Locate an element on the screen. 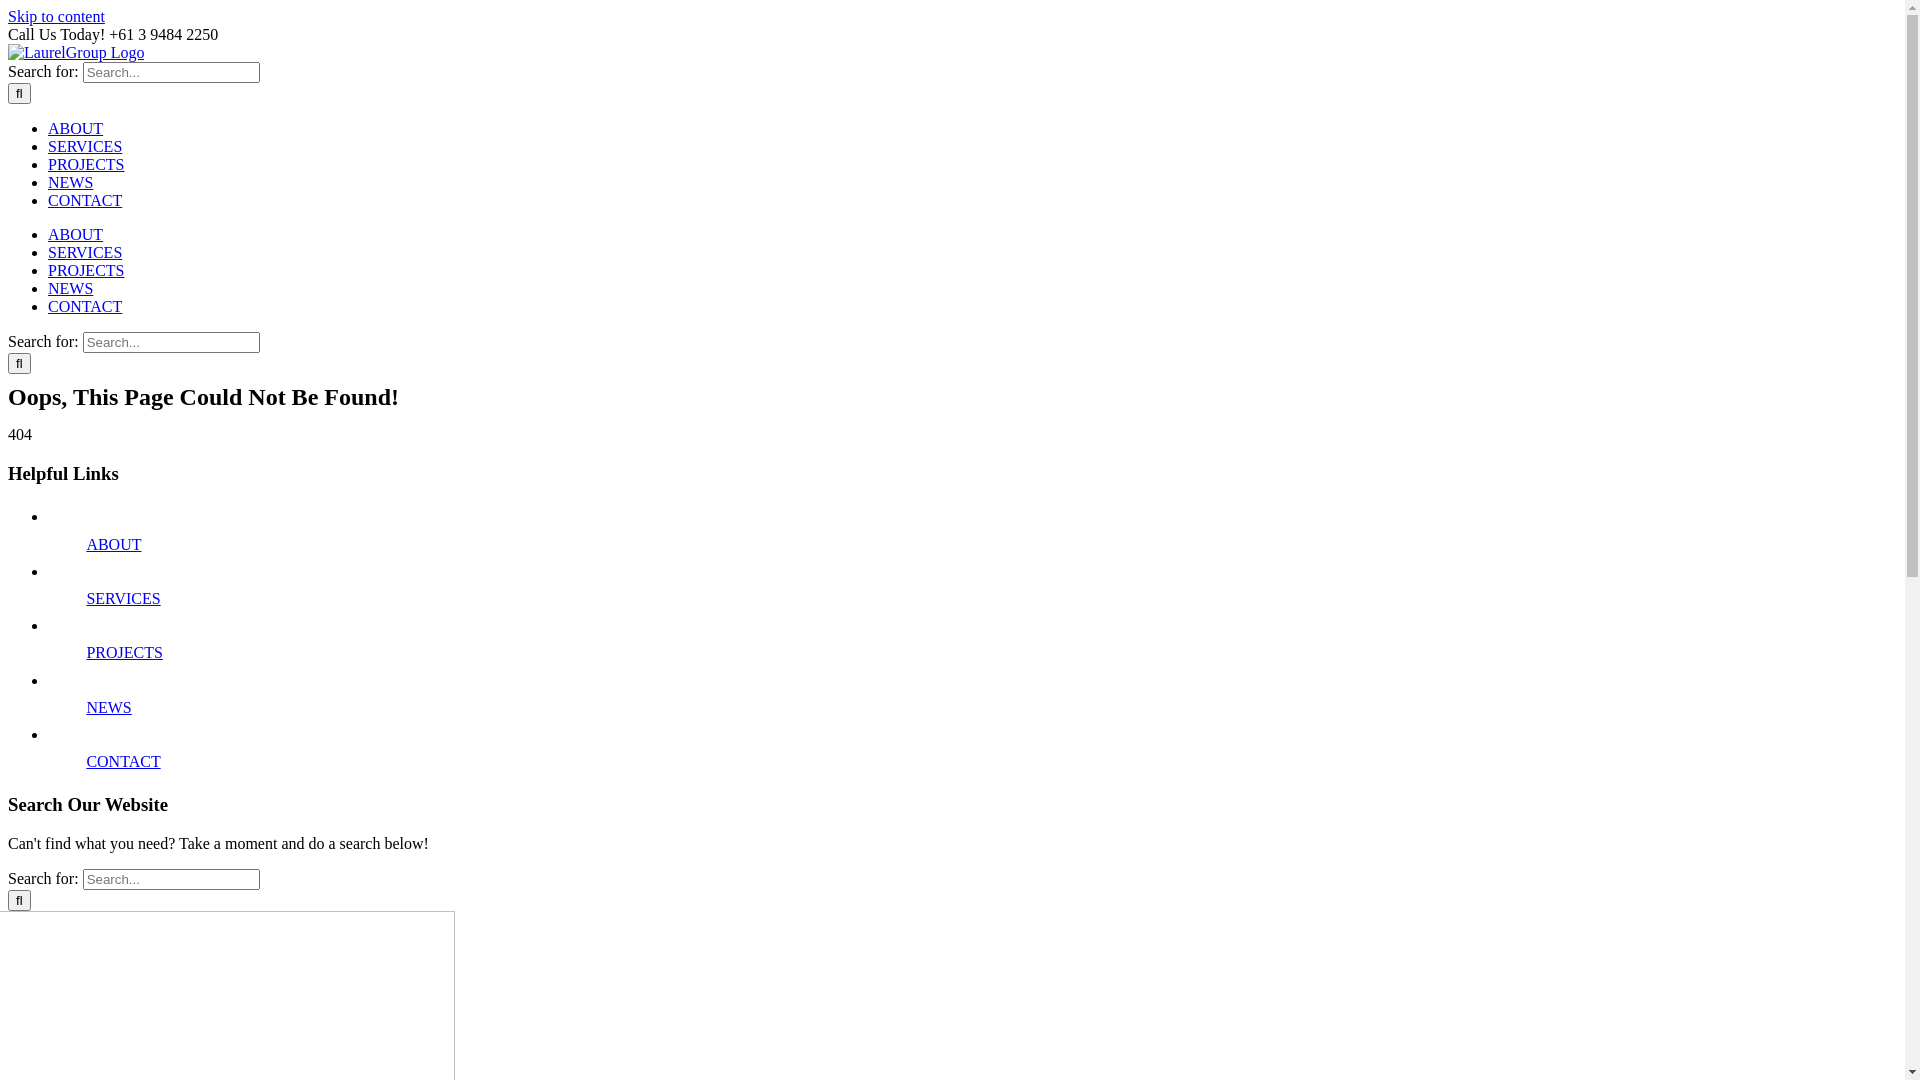 The width and height of the screenshot is (1920, 1080). 'ABOUT' is located at coordinates (112, 544).